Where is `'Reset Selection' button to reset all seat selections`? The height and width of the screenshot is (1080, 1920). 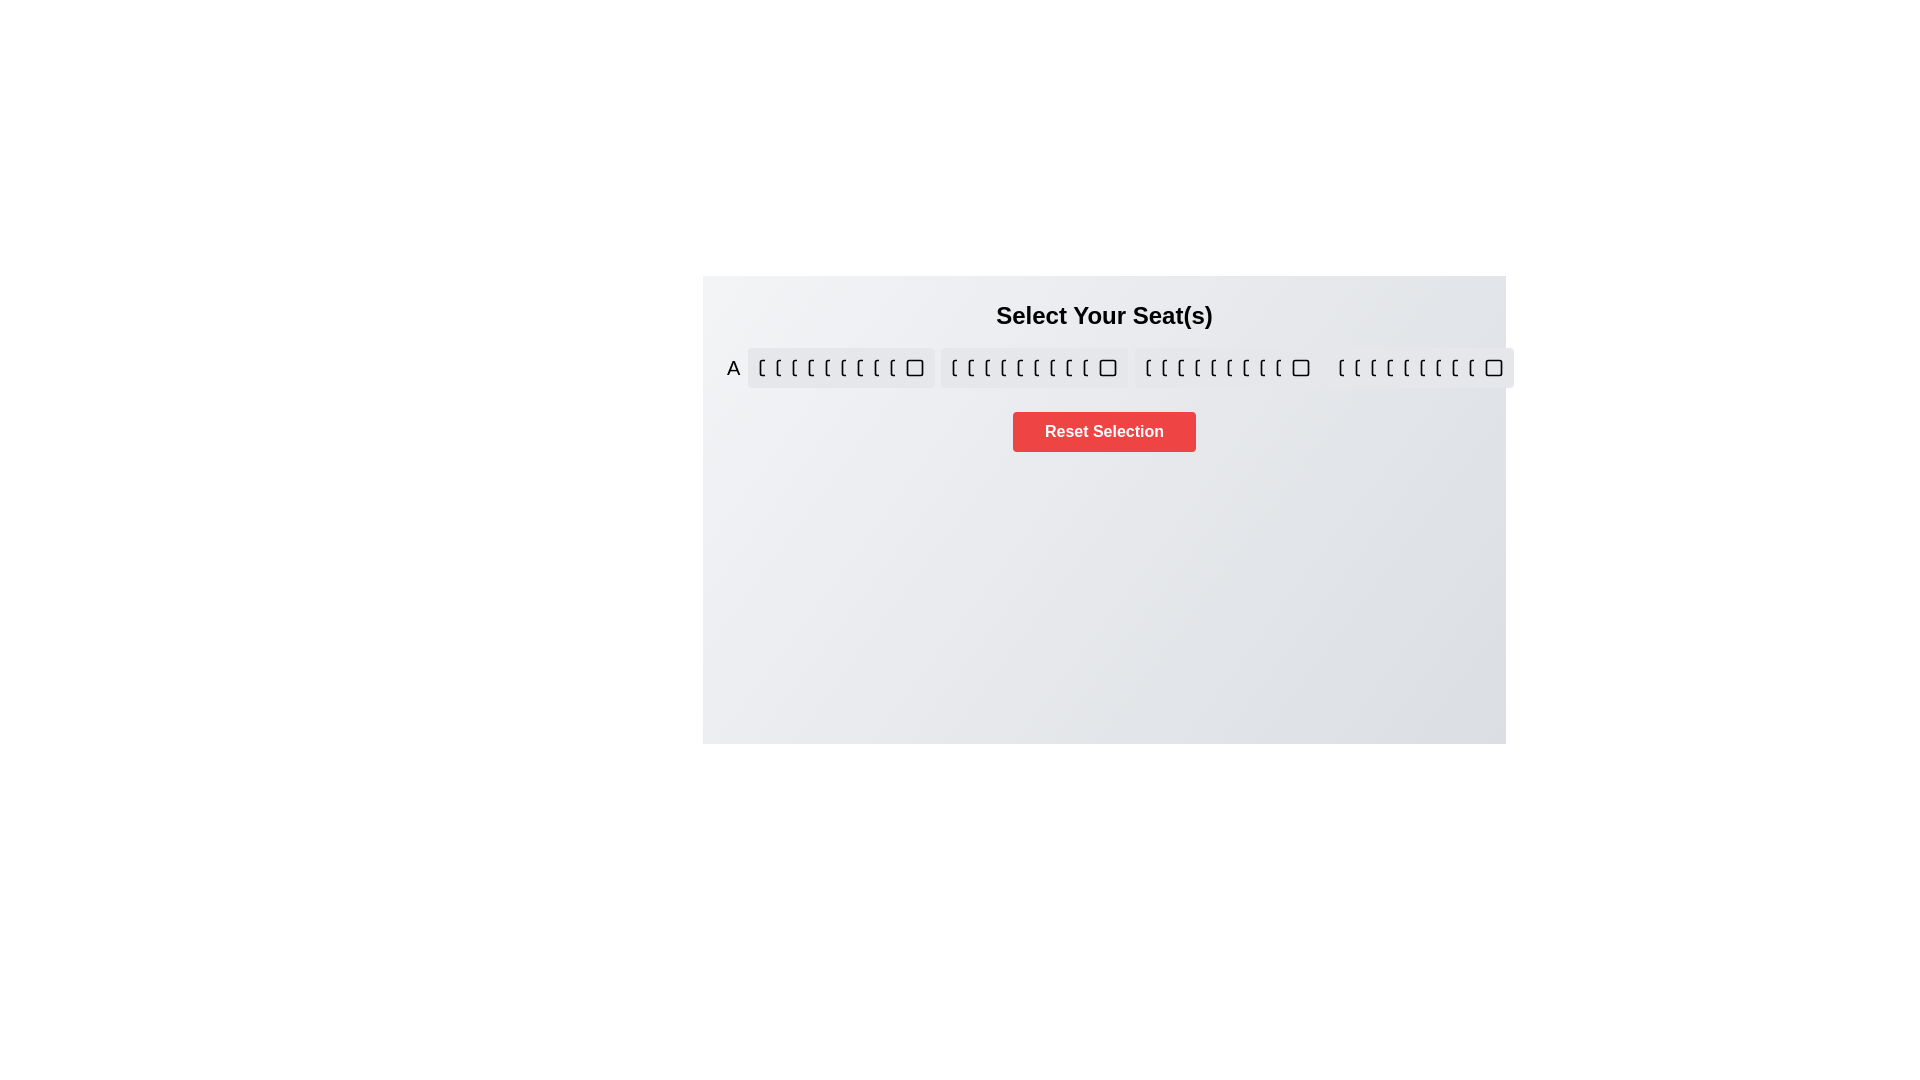
'Reset Selection' button to reset all seat selections is located at coordinates (1103, 431).